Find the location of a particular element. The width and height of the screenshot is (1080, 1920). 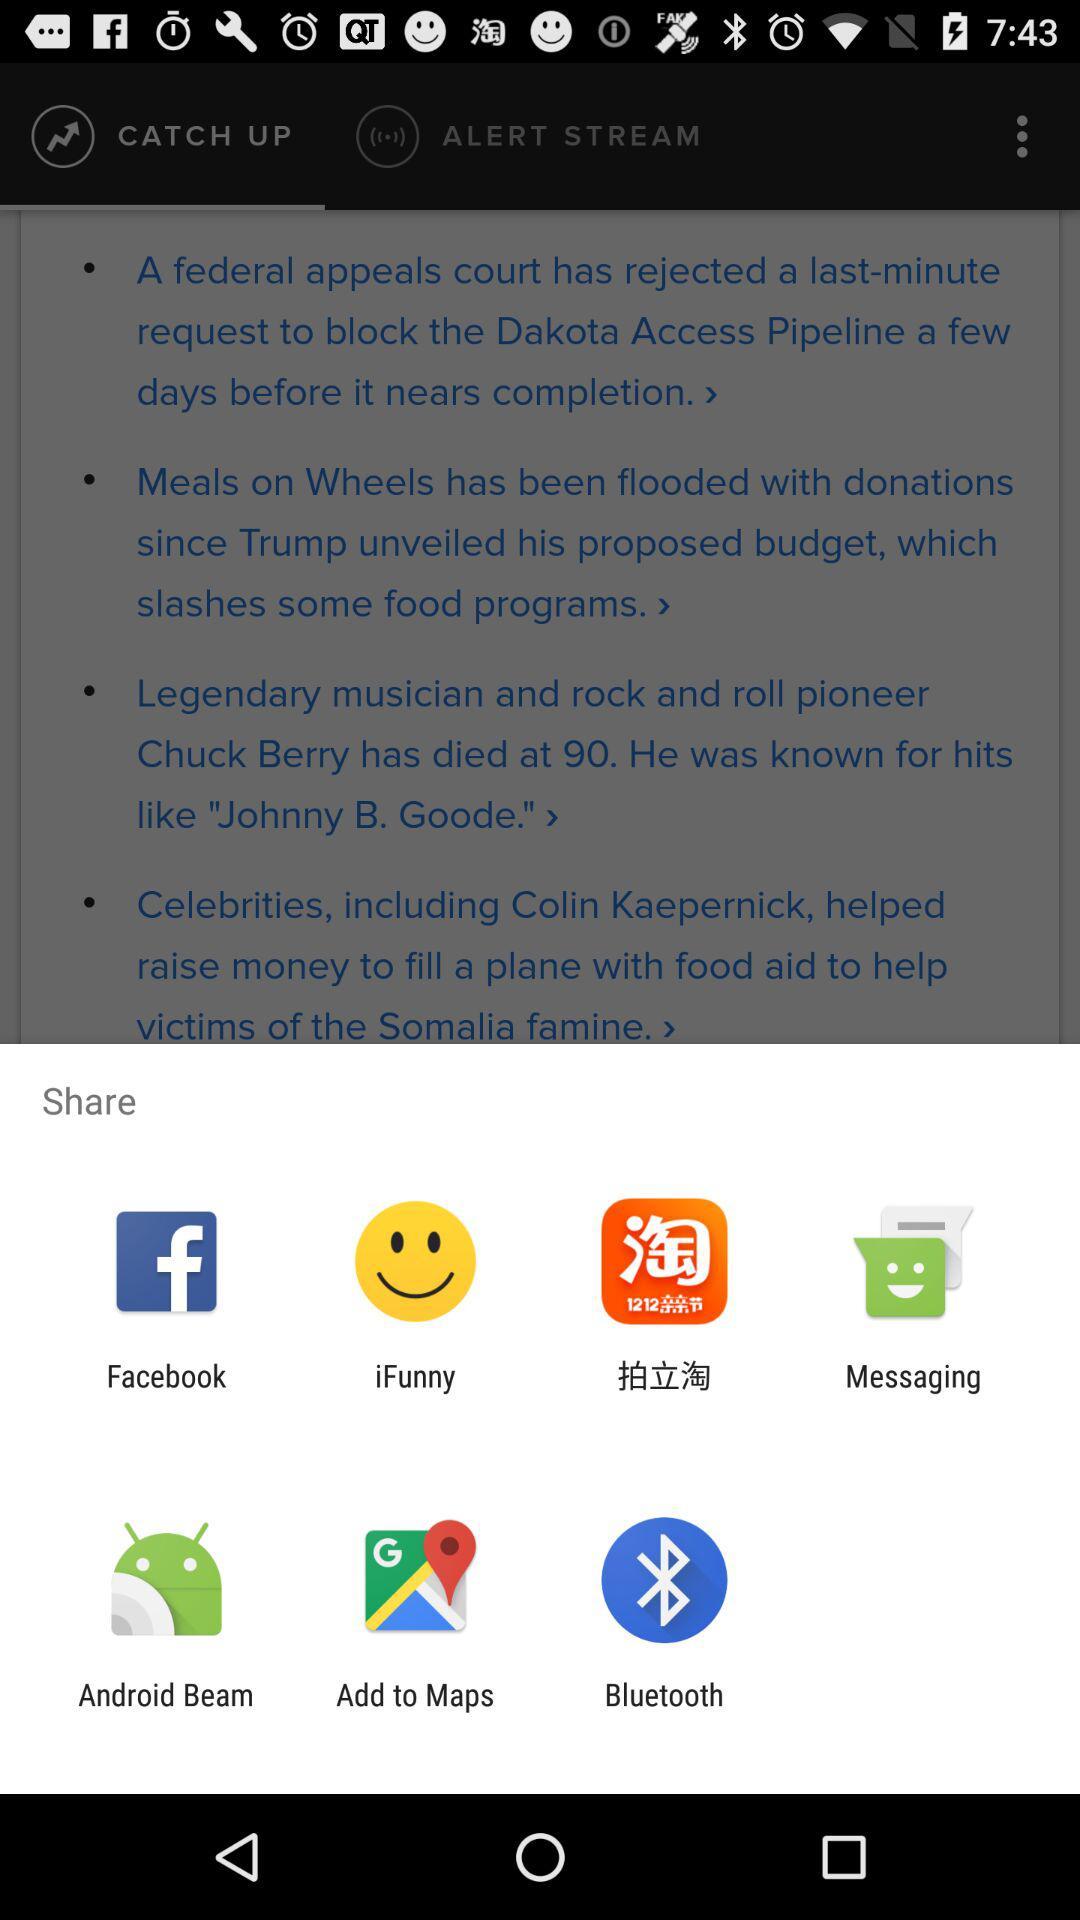

item to the right of android beam item is located at coordinates (414, 1711).